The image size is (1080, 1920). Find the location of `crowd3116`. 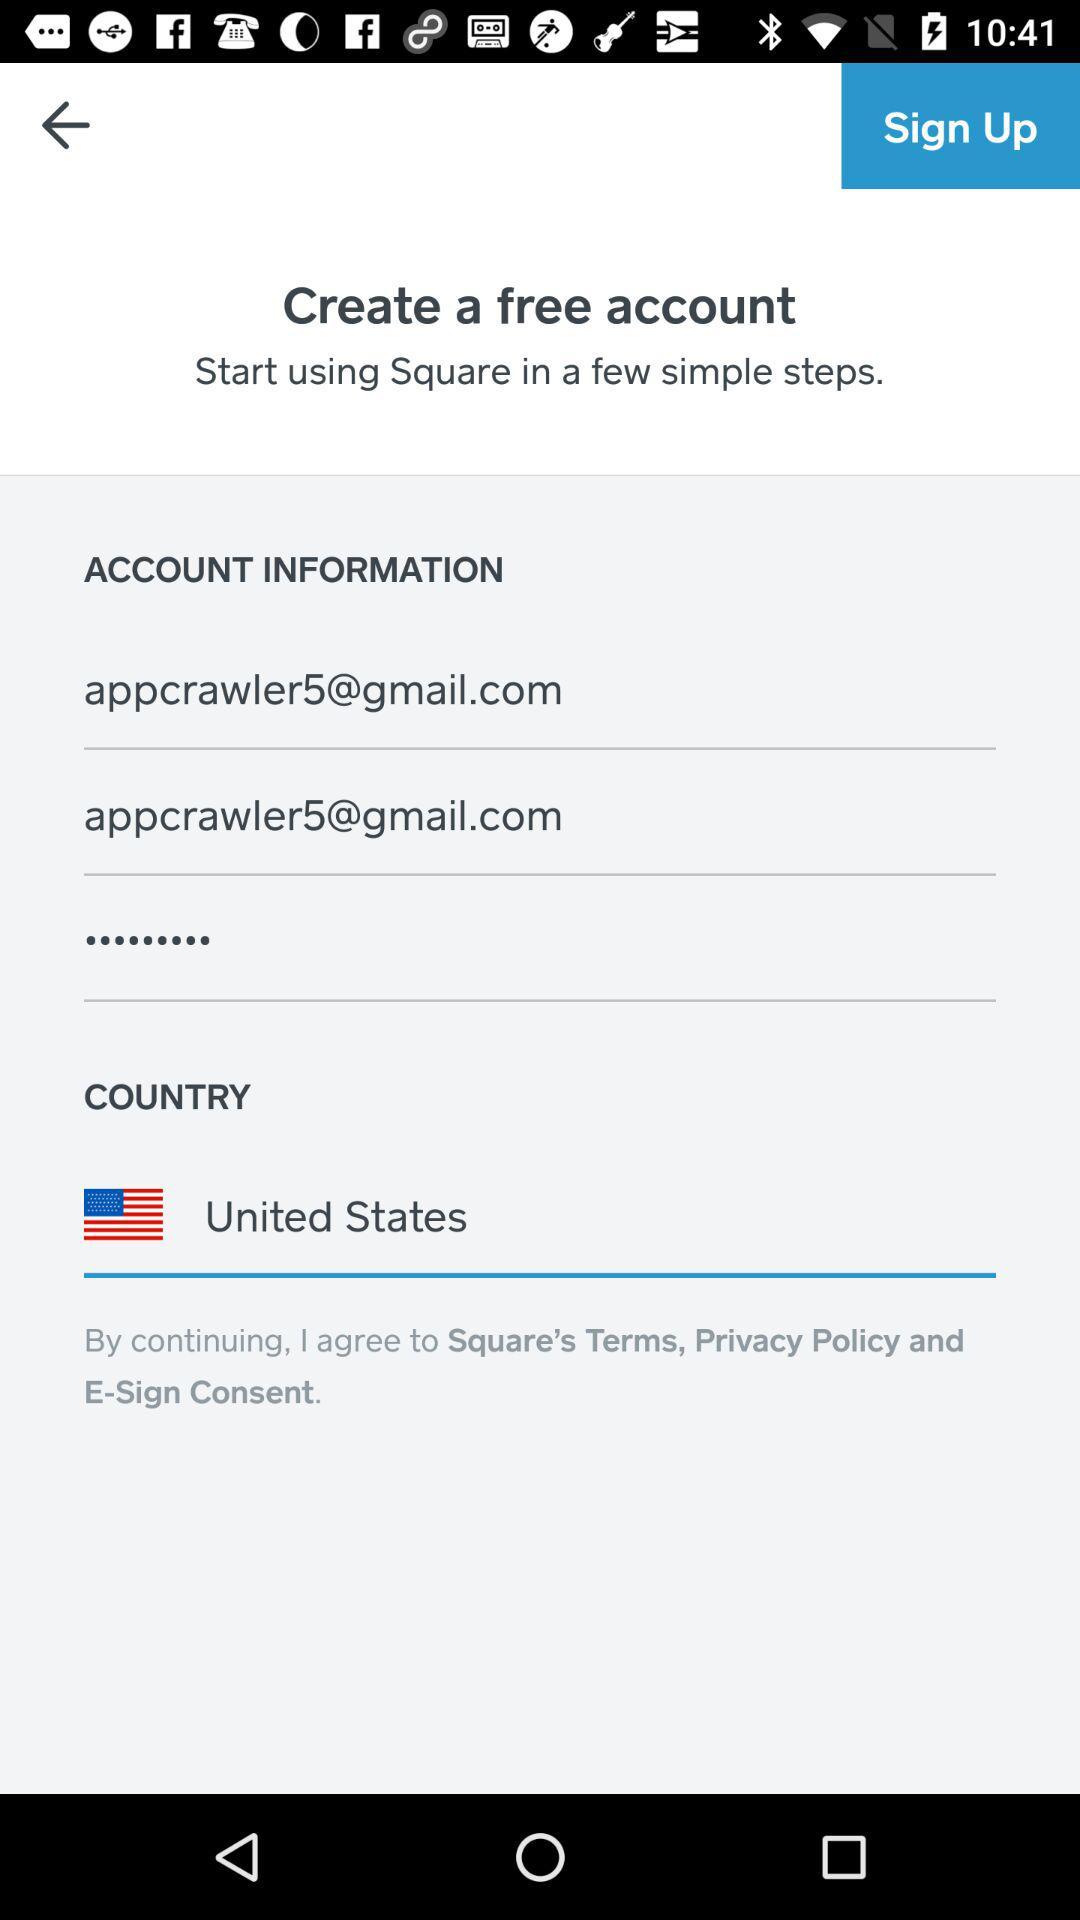

crowd3116 is located at coordinates (540, 938).